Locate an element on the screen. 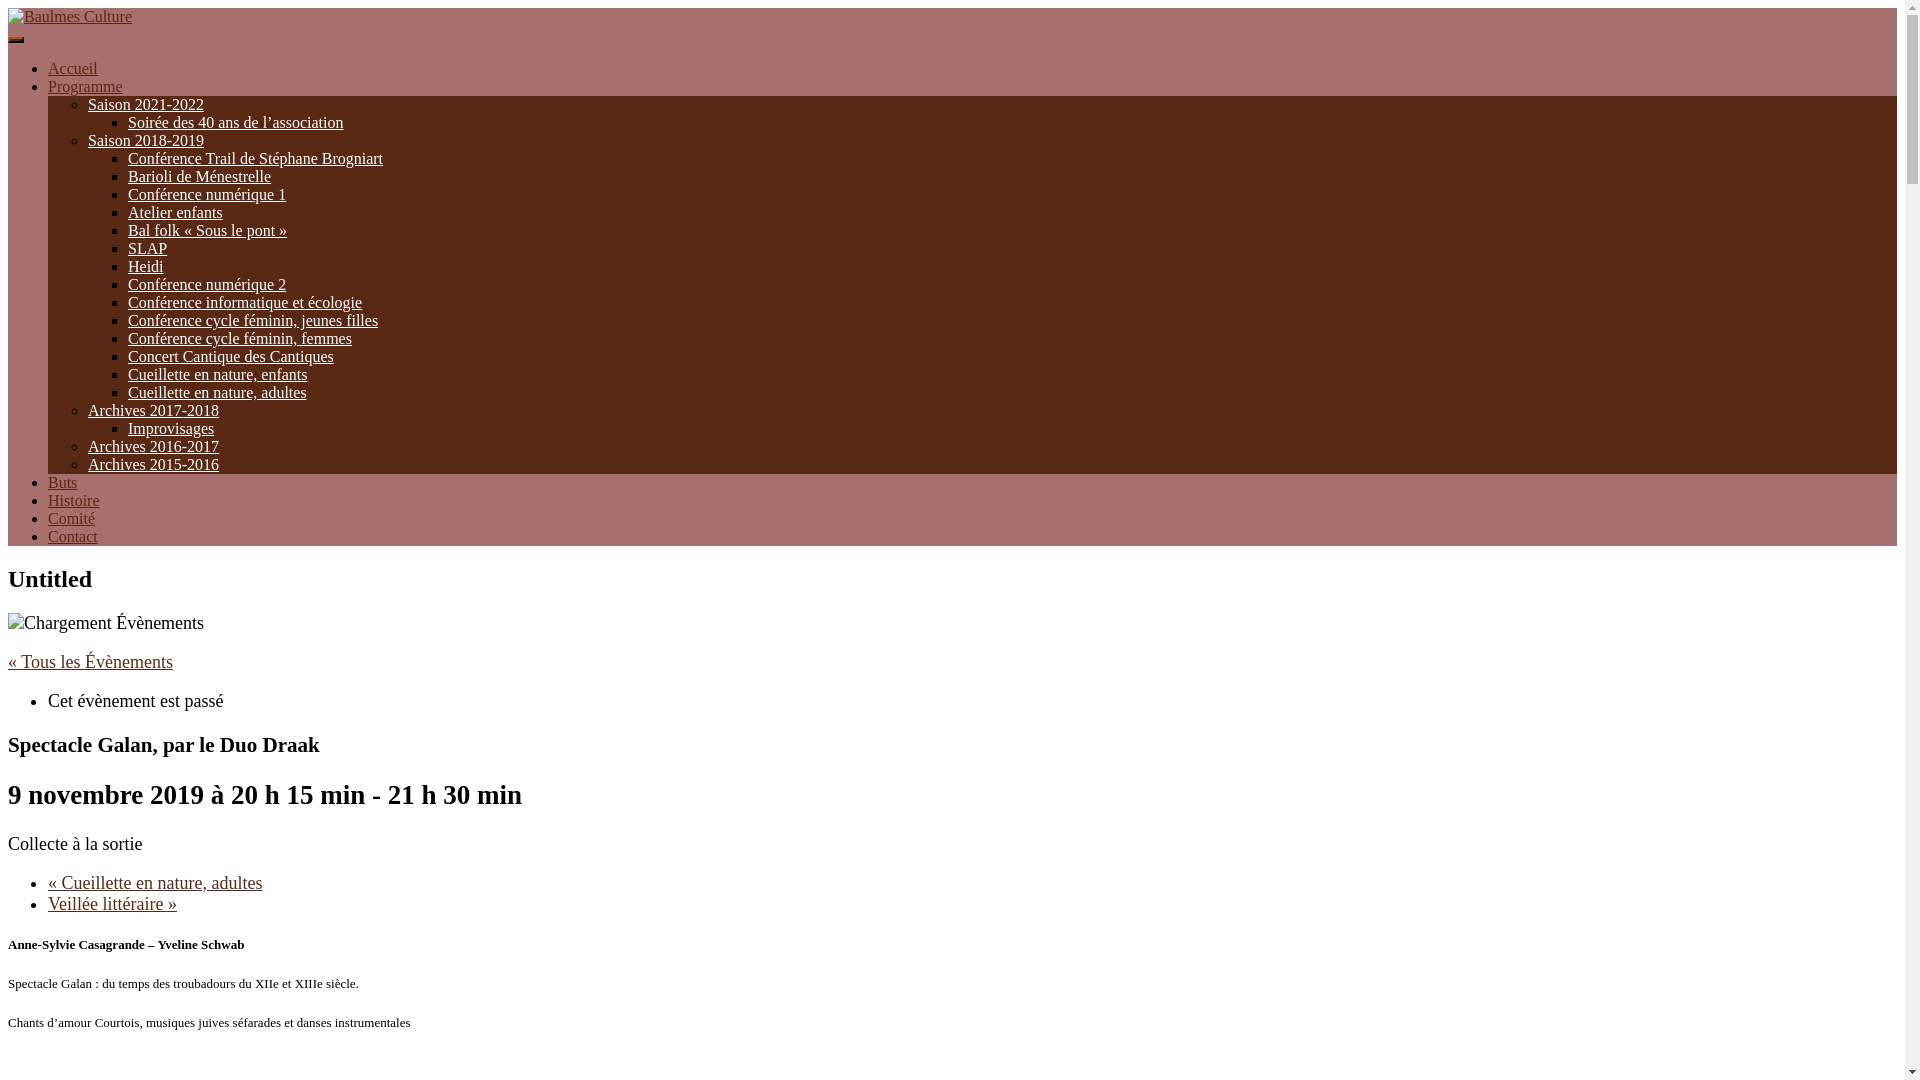 This screenshot has width=1920, height=1080. 'Cueillette en nature, adultes' is located at coordinates (217, 392).